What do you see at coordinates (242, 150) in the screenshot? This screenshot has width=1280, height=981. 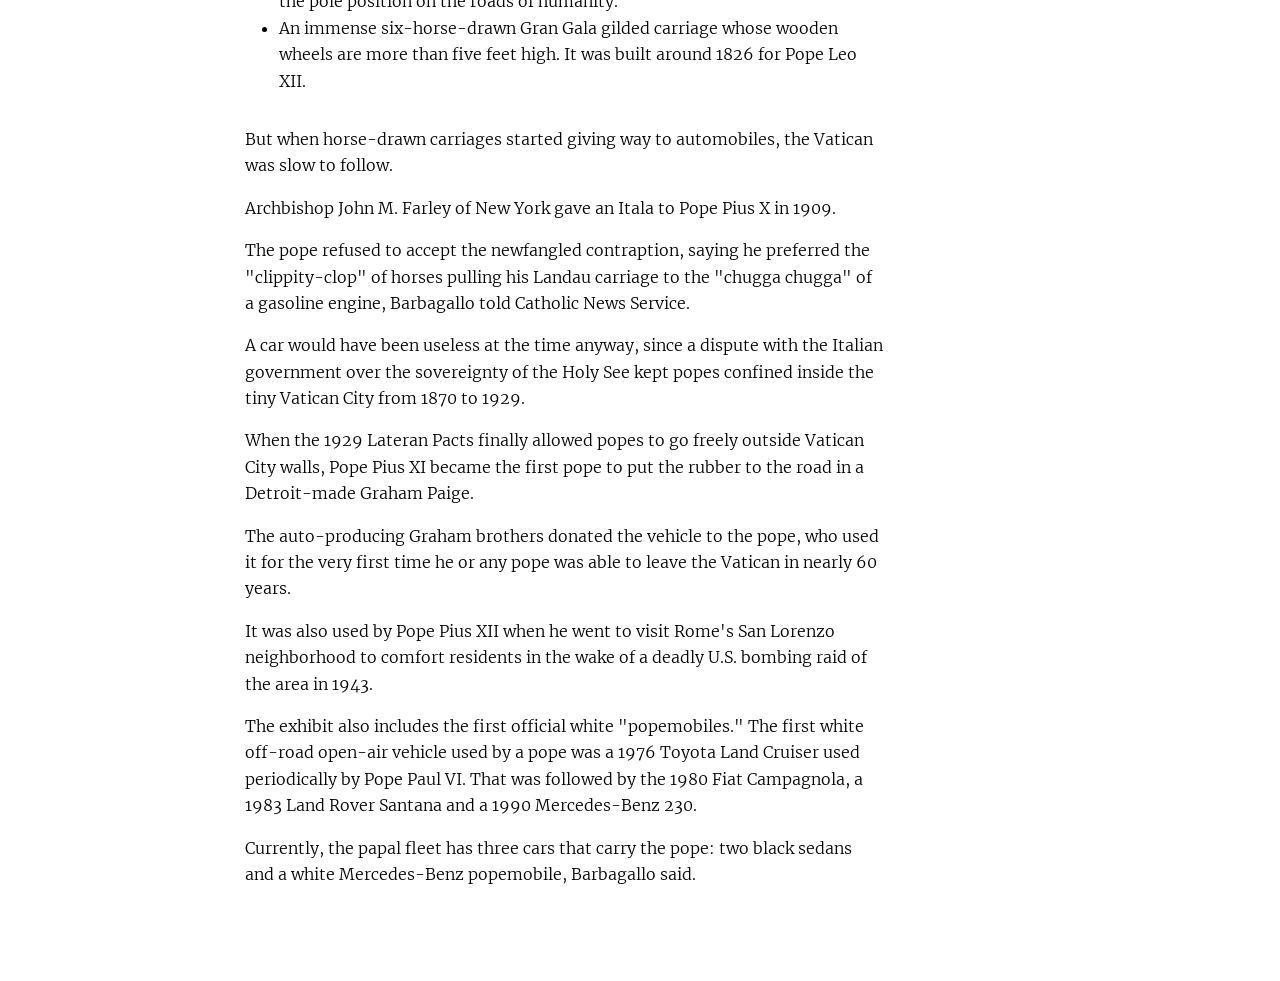 I see `'But when horse-drawn carriages started giving way to automobiles, the Vatican was slow to follow.'` at bounding box center [242, 150].